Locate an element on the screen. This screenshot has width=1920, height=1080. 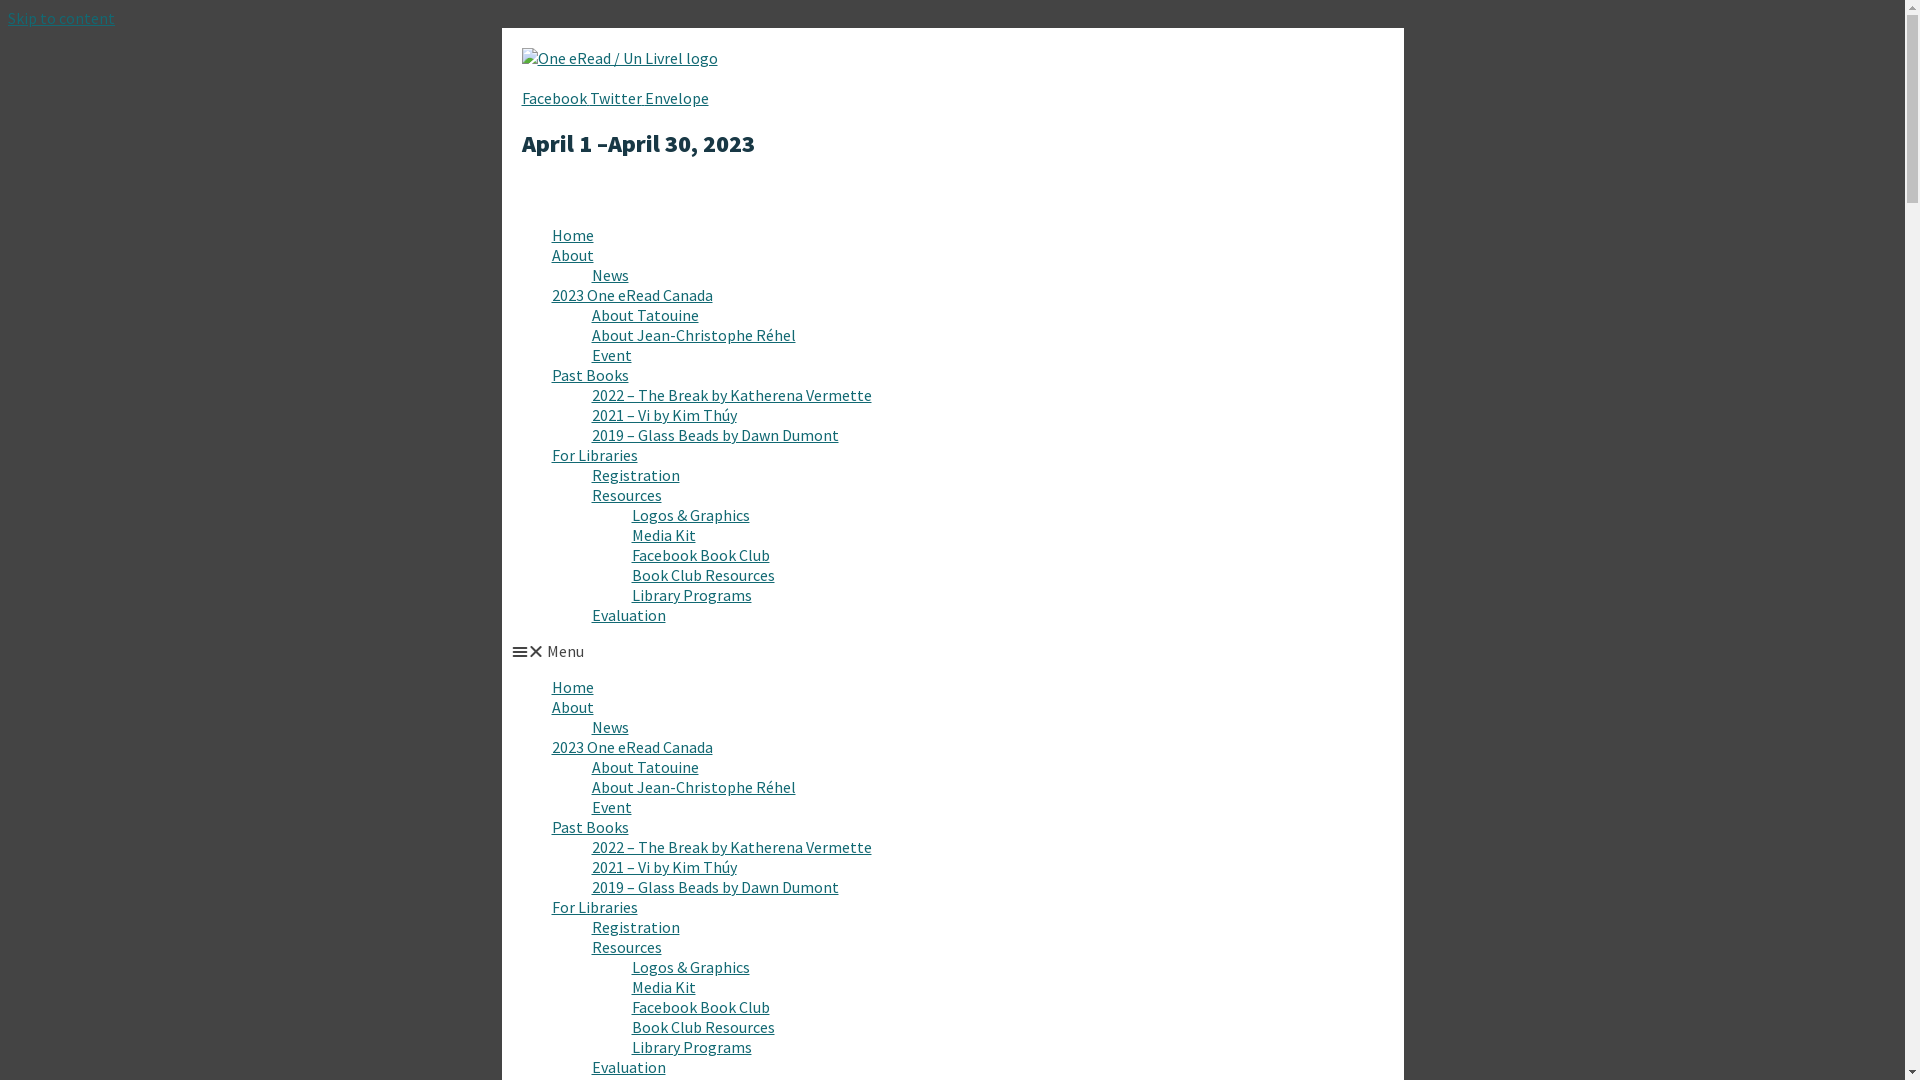
'For Libraries' is located at coordinates (594, 906).